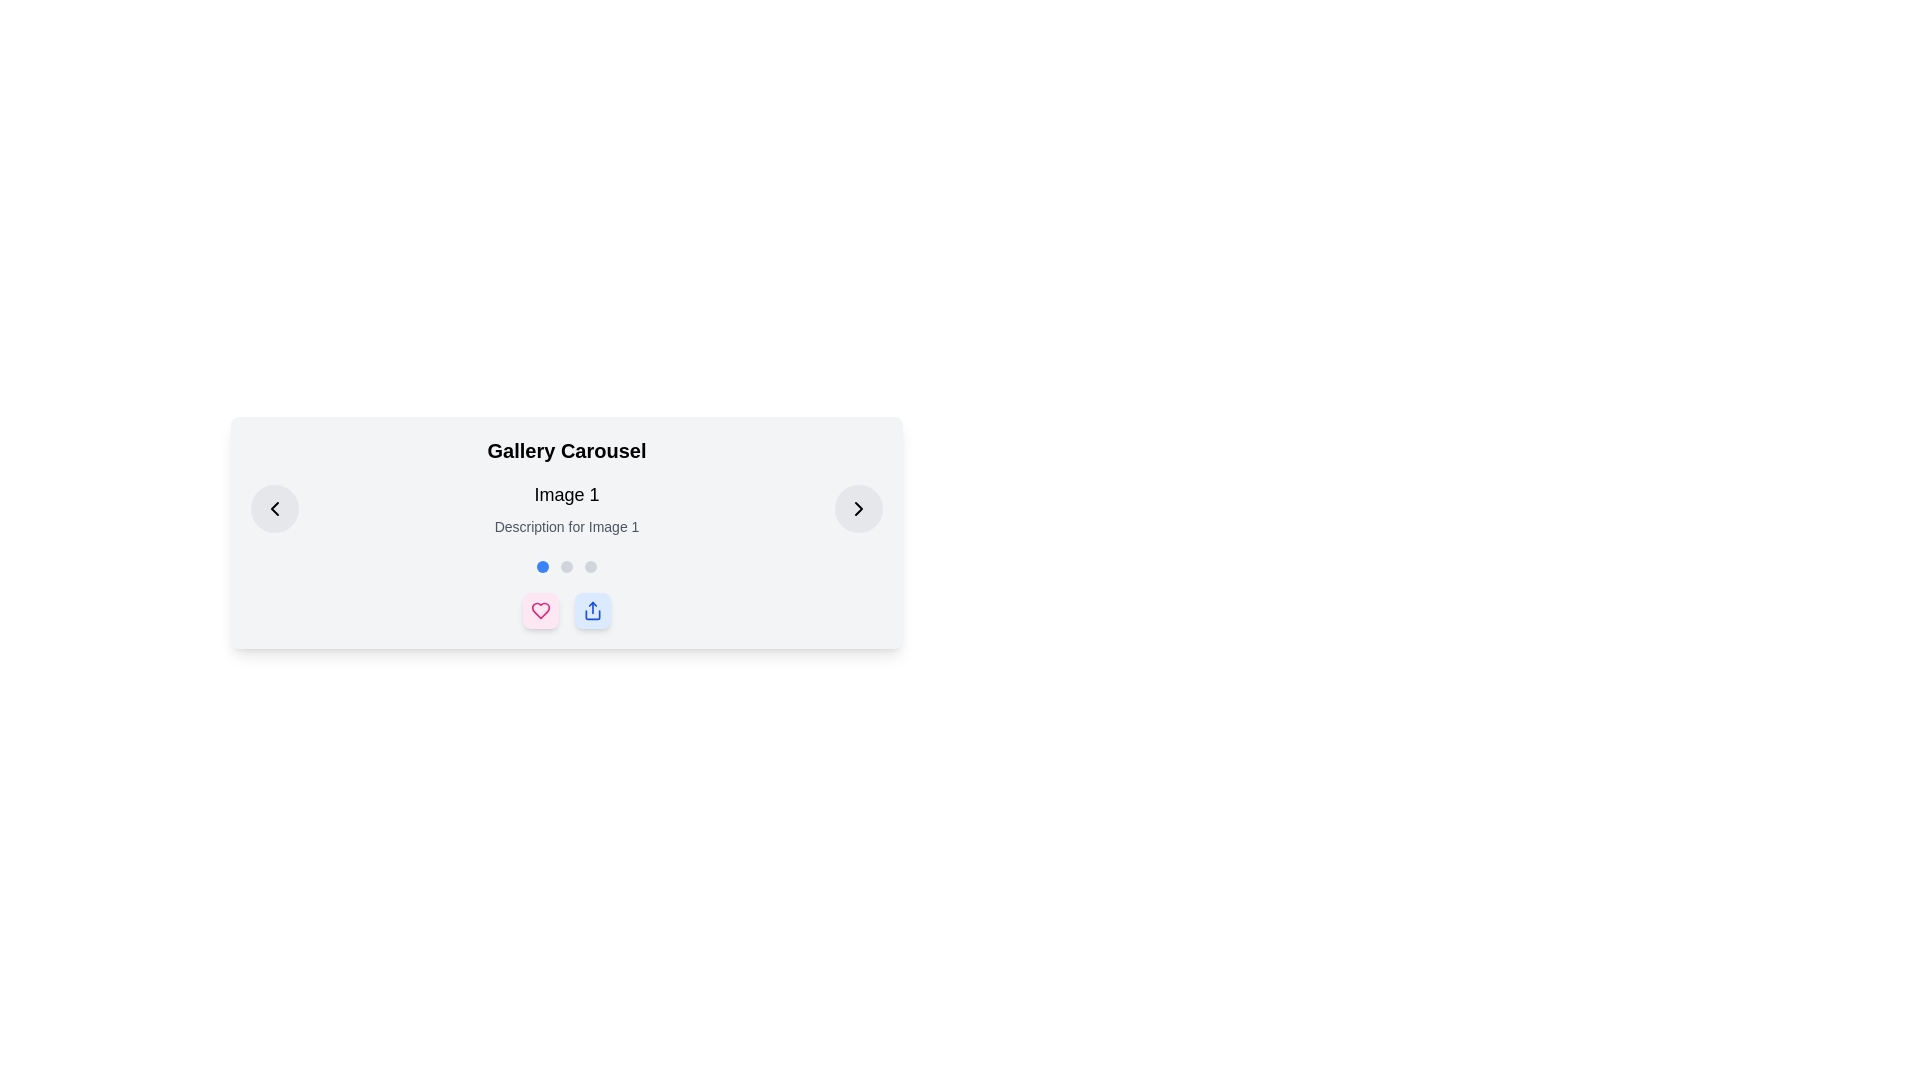 The height and width of the screenshot is (1080, 1920). I want to click on the right-pointing chevron icon button located at the far-right end of the carousel interface, so click(859, 508).